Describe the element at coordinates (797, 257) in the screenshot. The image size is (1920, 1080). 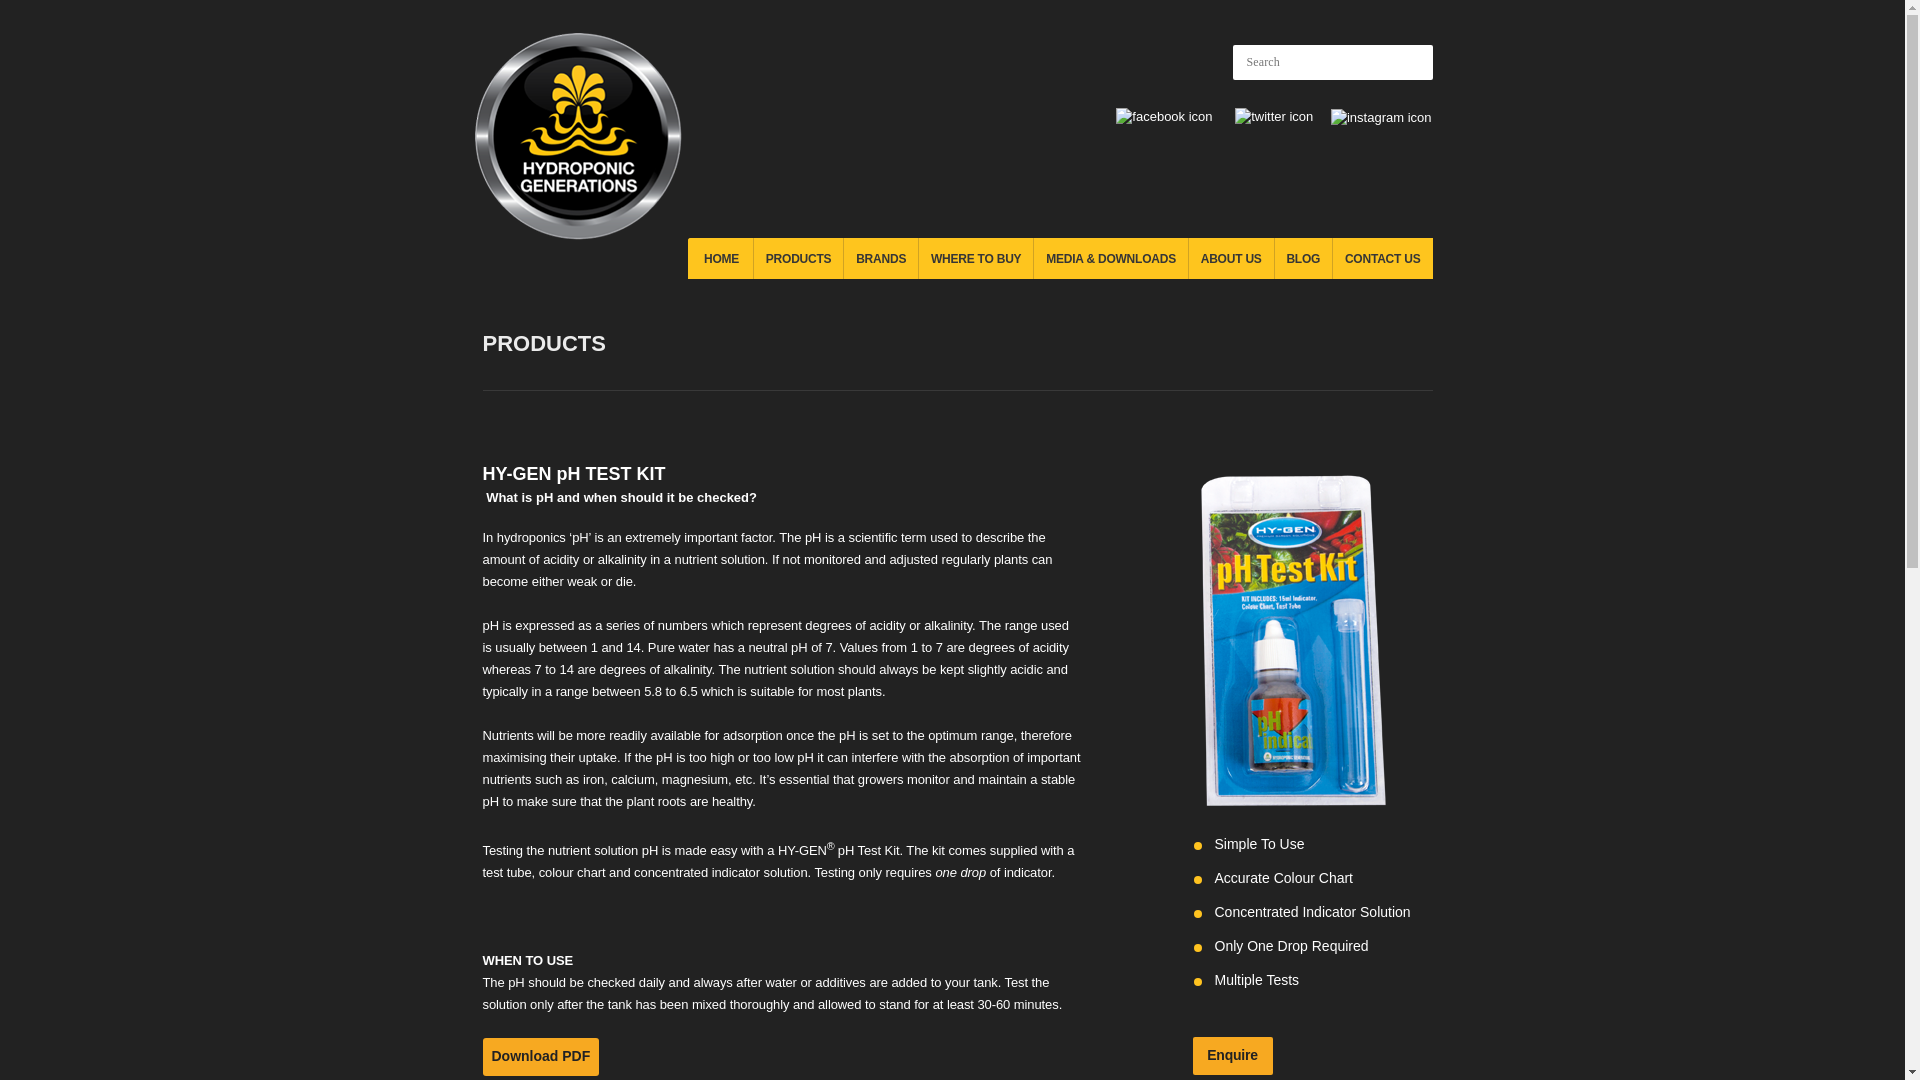
I see `'PRODUCTS'` at that location.